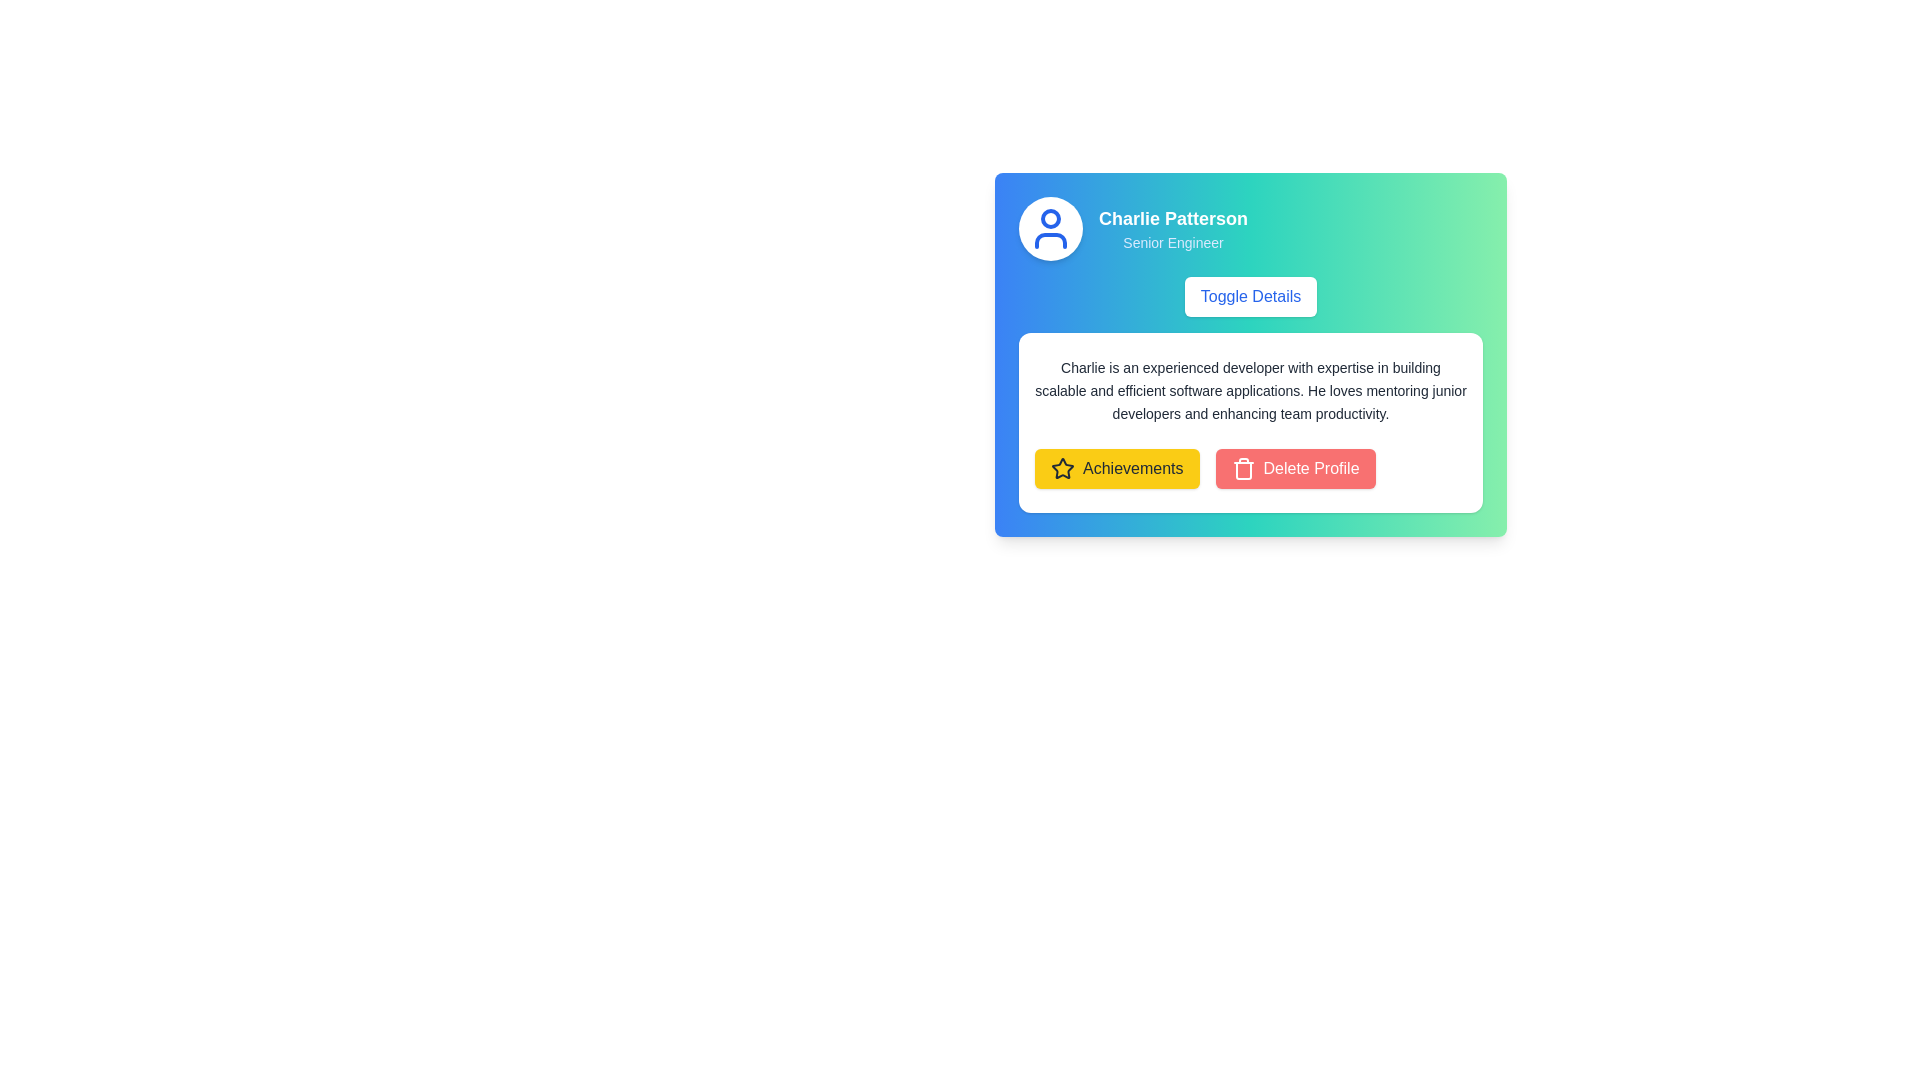  What do you see at coordinates (1173, 219) in the screenshot?
I see `the text label displaying 'Charlie Patterson' which is styled in a bold, large font size and white color, located near the top-left region of a profile card layout` at bounding box center [1173, 219].